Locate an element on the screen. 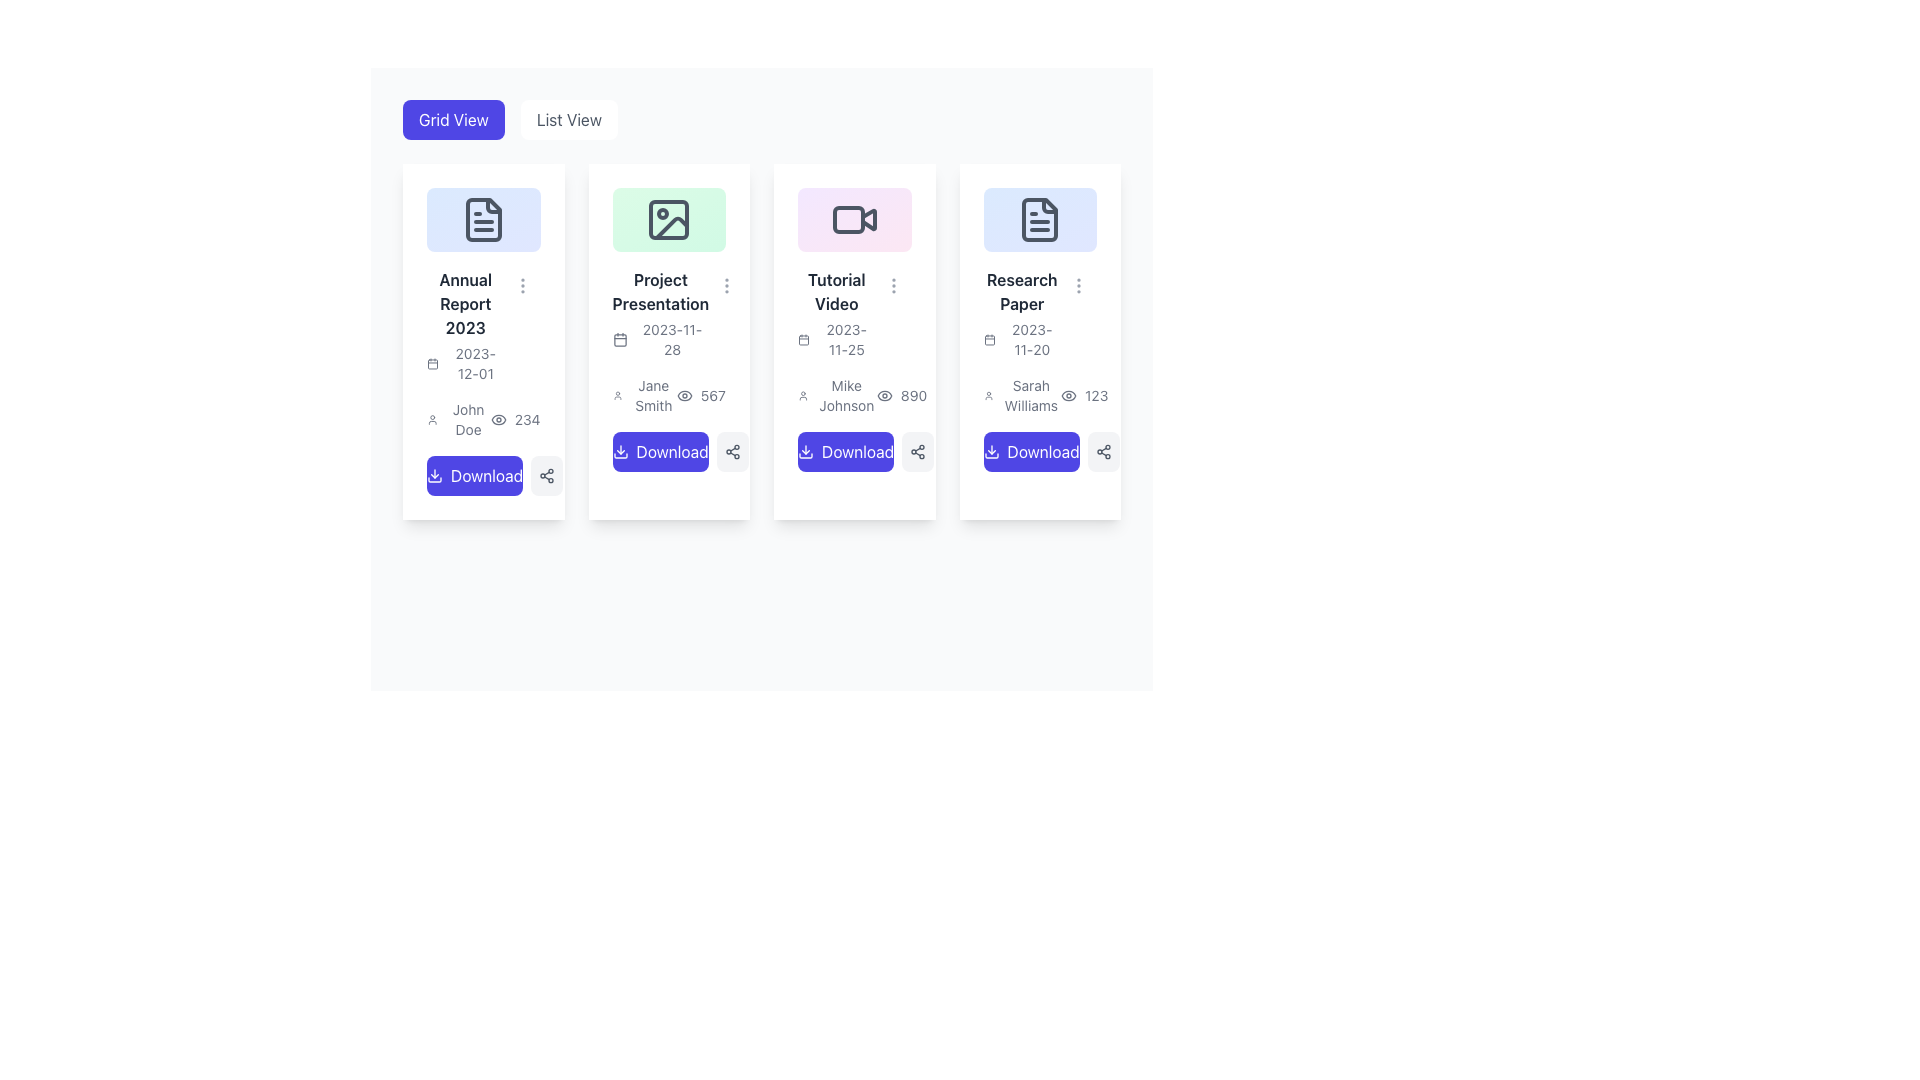 This screenshot has height=1080, width=1920. the content of the Metadata display which shows the user's name 'Sarah Williams' and the number '123' located on the fourth card in a row of cards, positioned beneath the date and above the 'Download' button is located at coordinates (1040, 395).